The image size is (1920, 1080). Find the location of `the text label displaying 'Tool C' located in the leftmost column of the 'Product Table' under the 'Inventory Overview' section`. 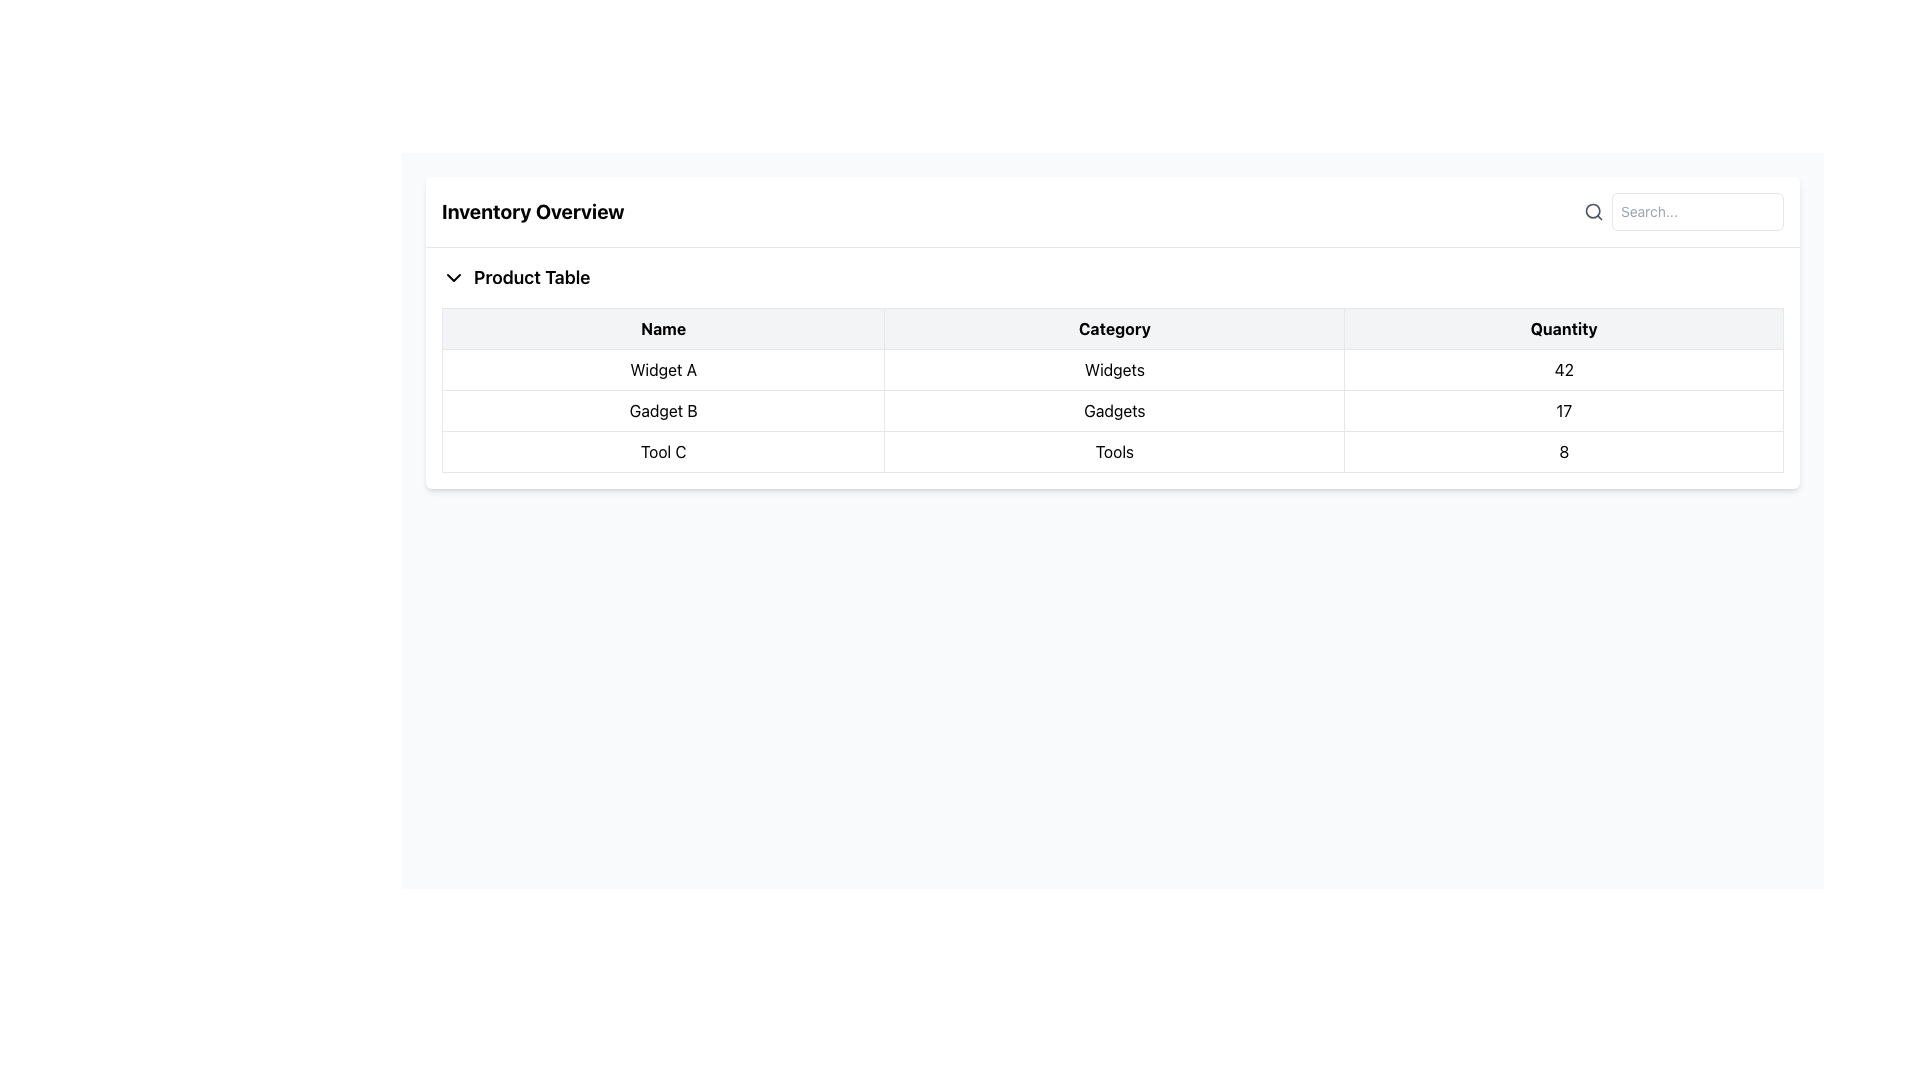

the text label displaying 'Tool C' located in the leftmost column of the 'Product Table' under the 'Inventory Overview' section is located at coordinates (663, 451).